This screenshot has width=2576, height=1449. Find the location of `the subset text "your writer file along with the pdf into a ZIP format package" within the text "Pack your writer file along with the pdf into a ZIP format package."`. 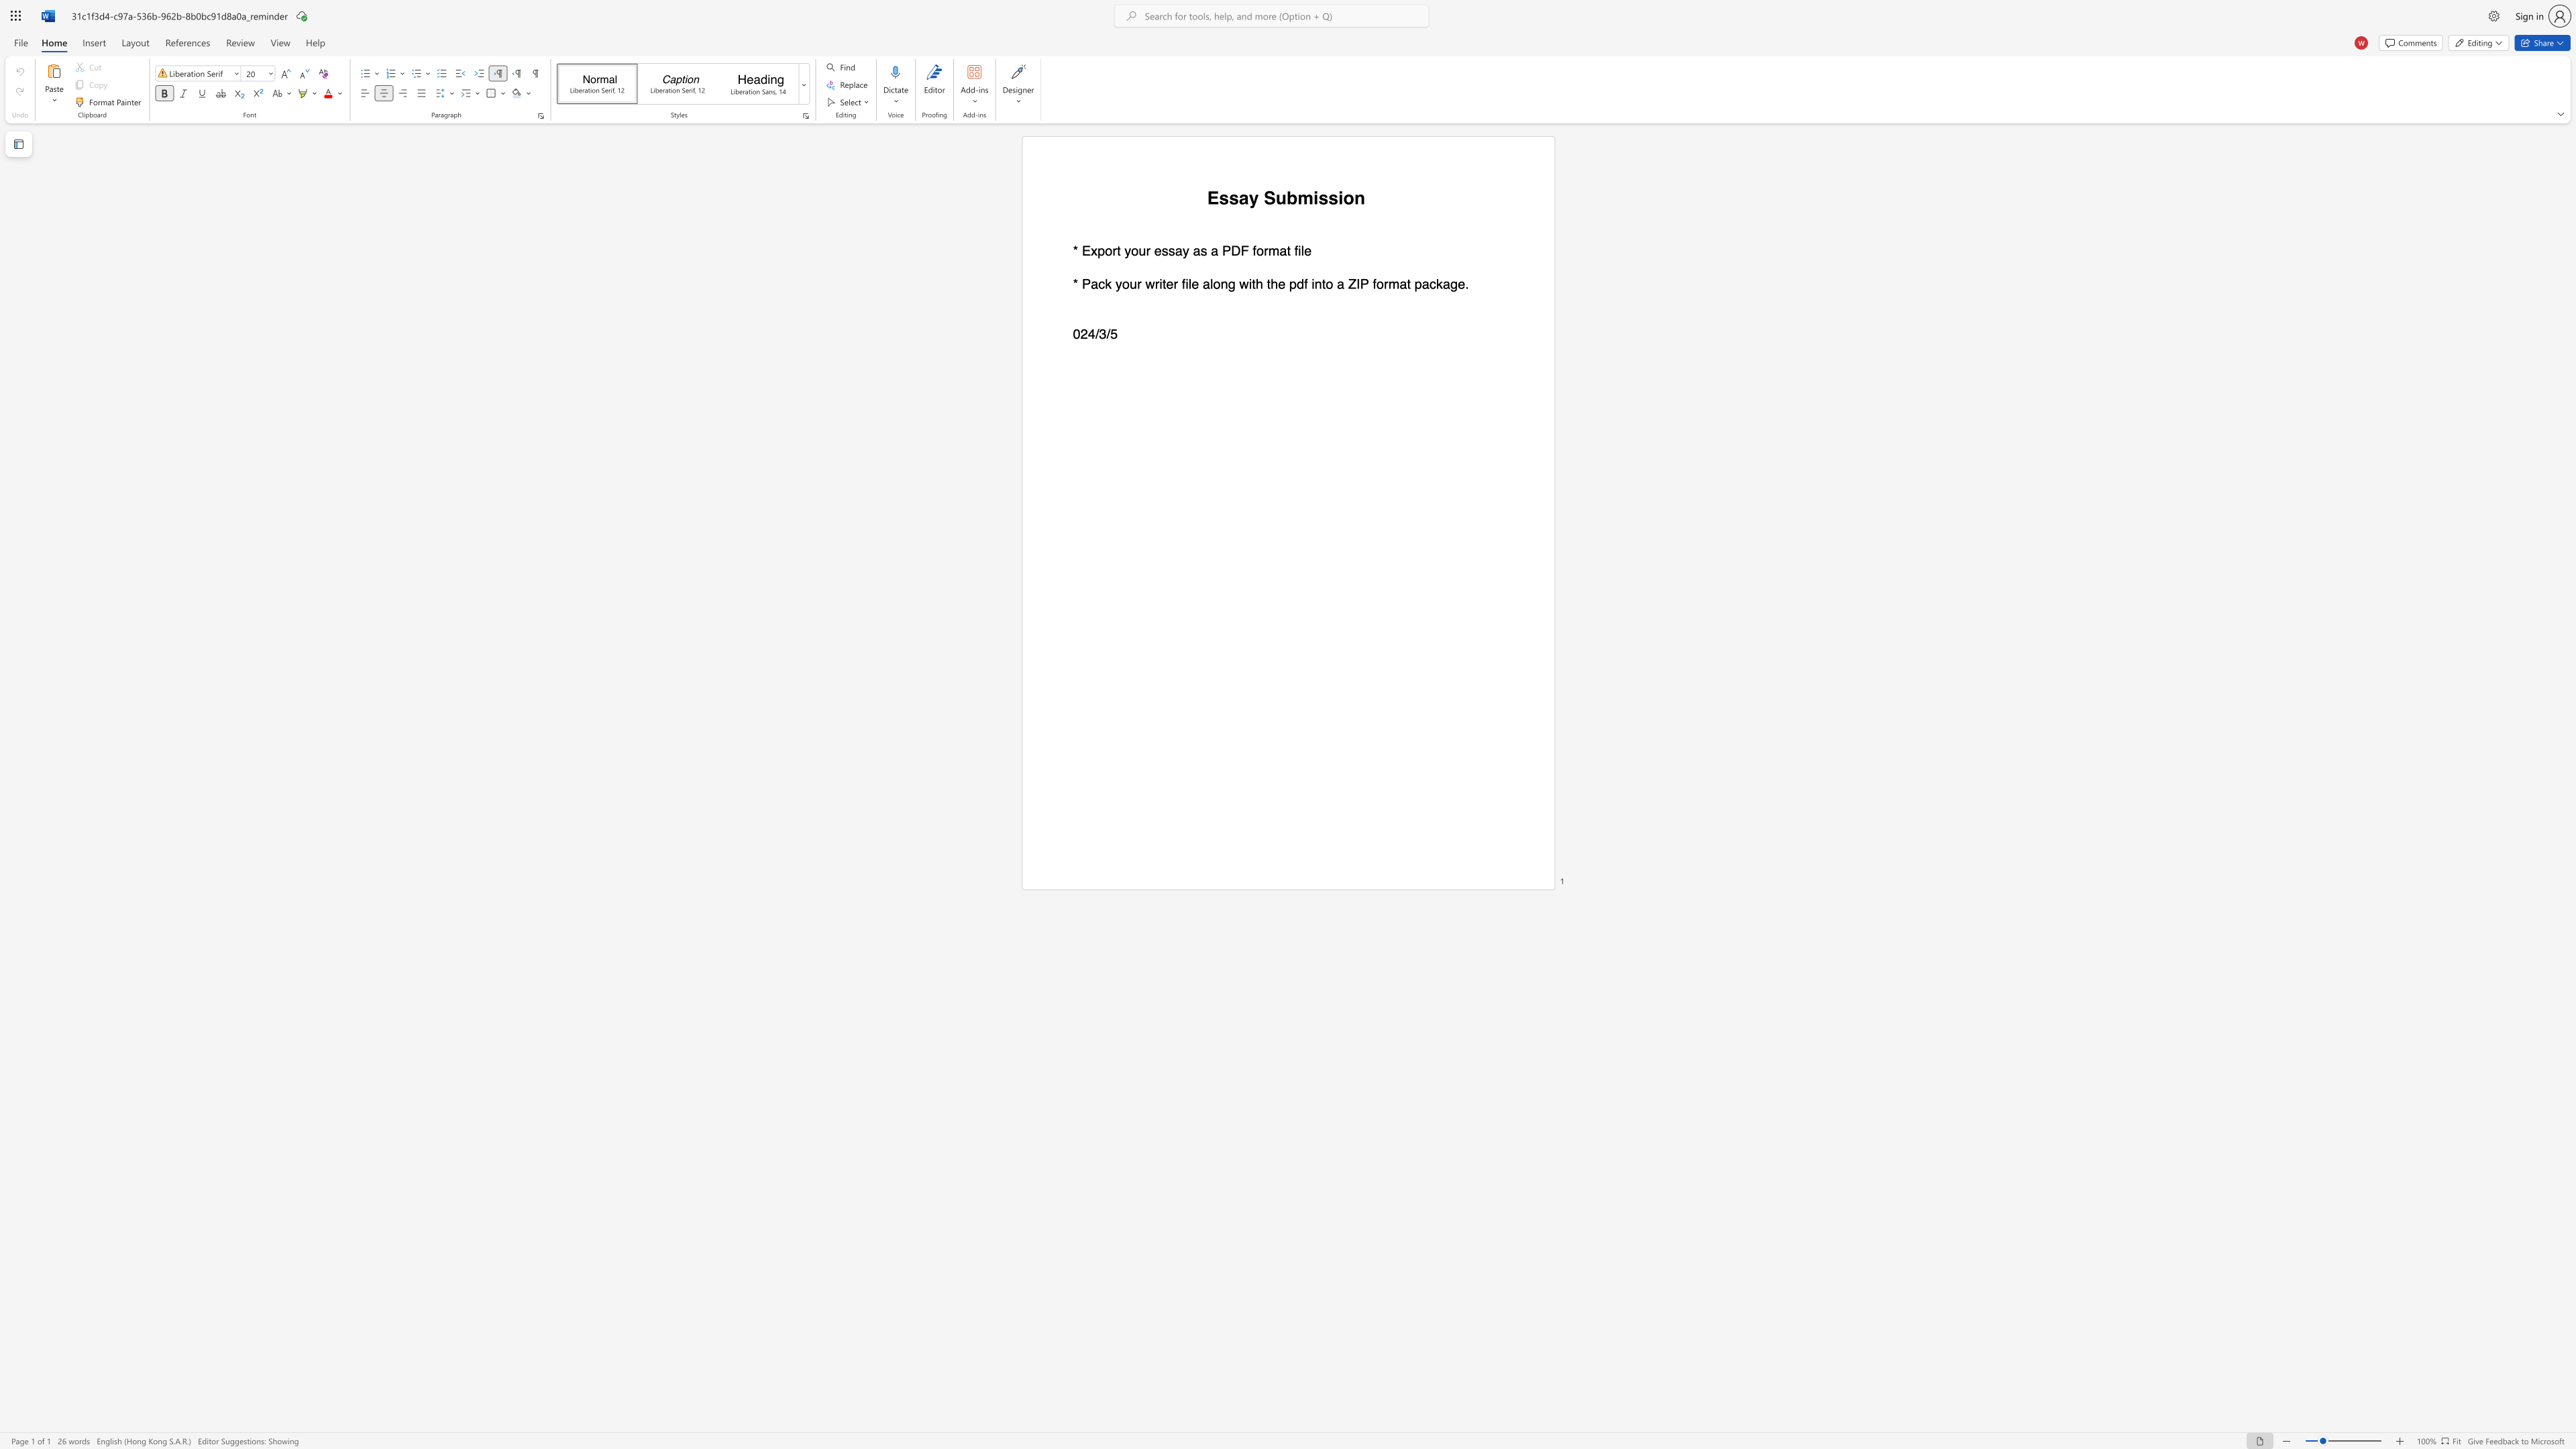

the subset text "your writer file along with the pdf into a ZIP format package" within the text "Pack your writer file along with the pdf into a ZIP format package." is located at coordinates (1115, 283).